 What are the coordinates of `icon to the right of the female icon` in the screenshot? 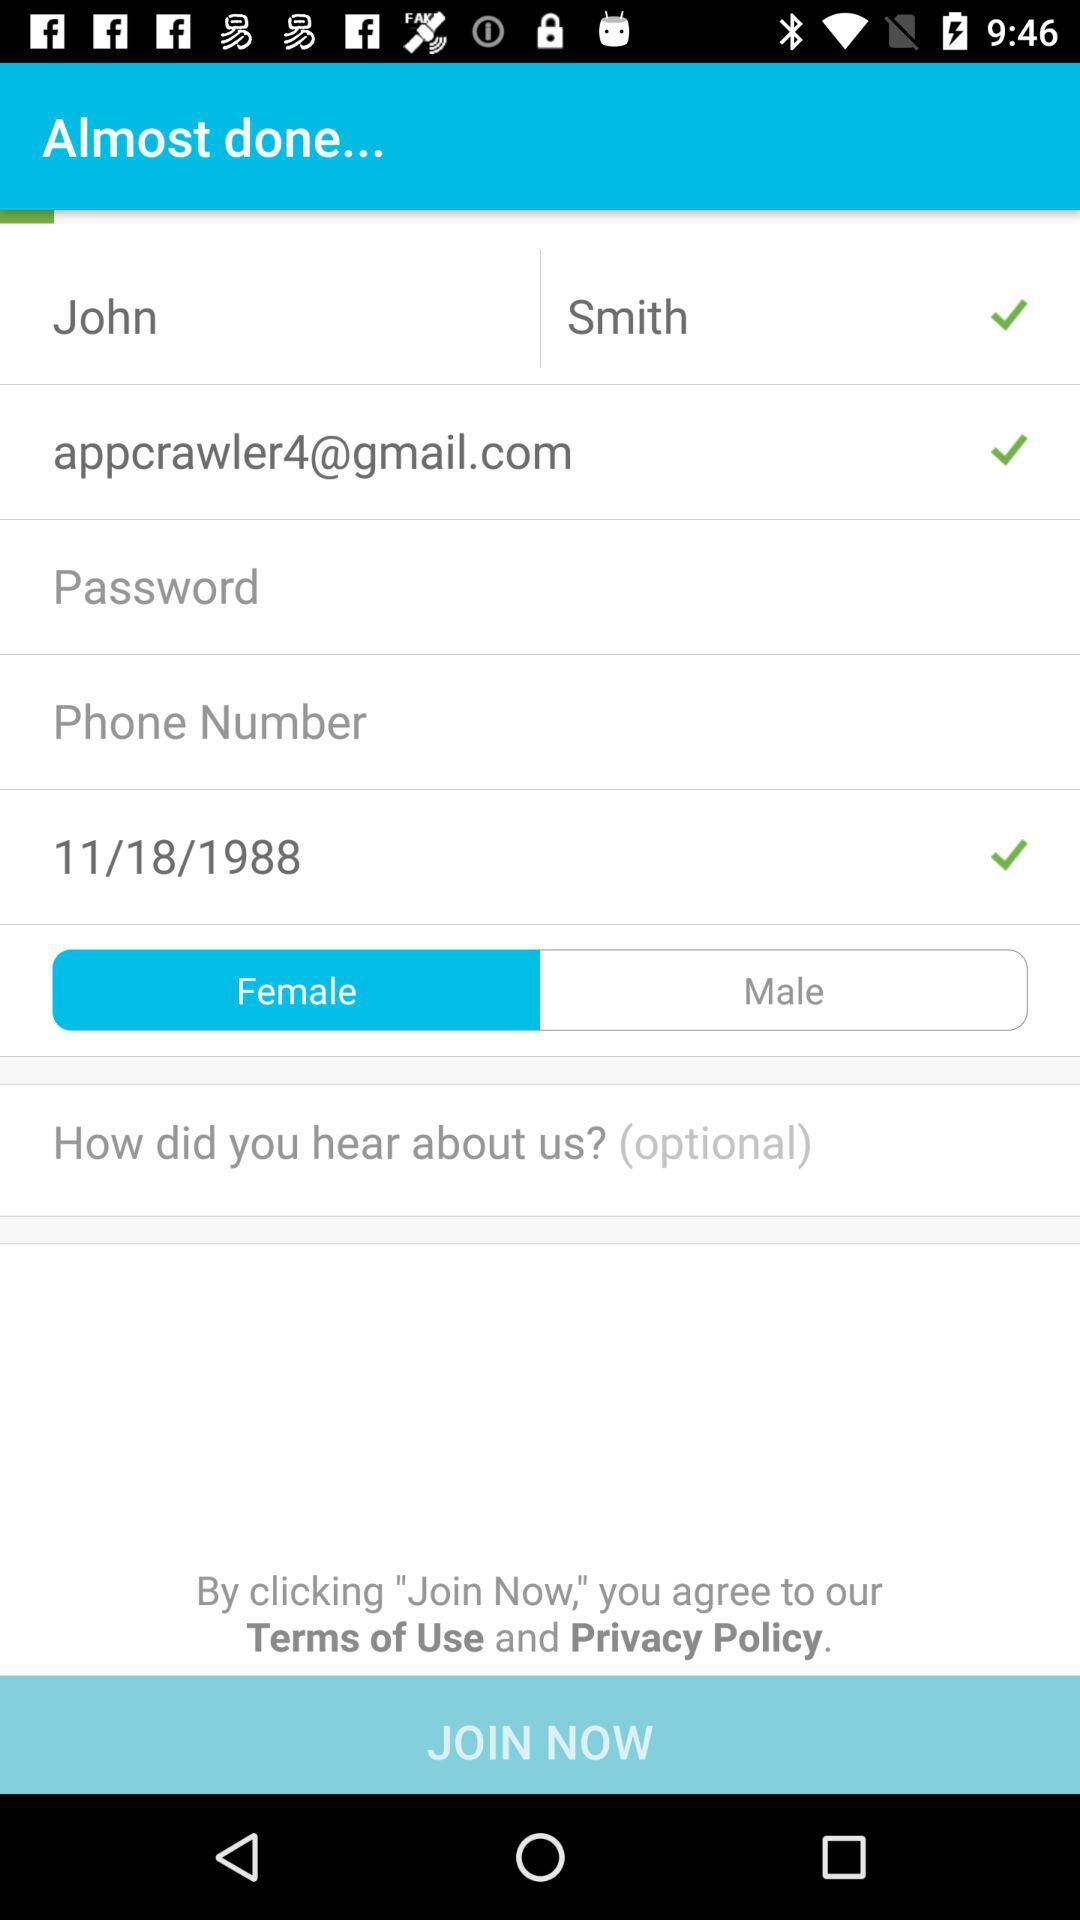 It's located at (782, 989).